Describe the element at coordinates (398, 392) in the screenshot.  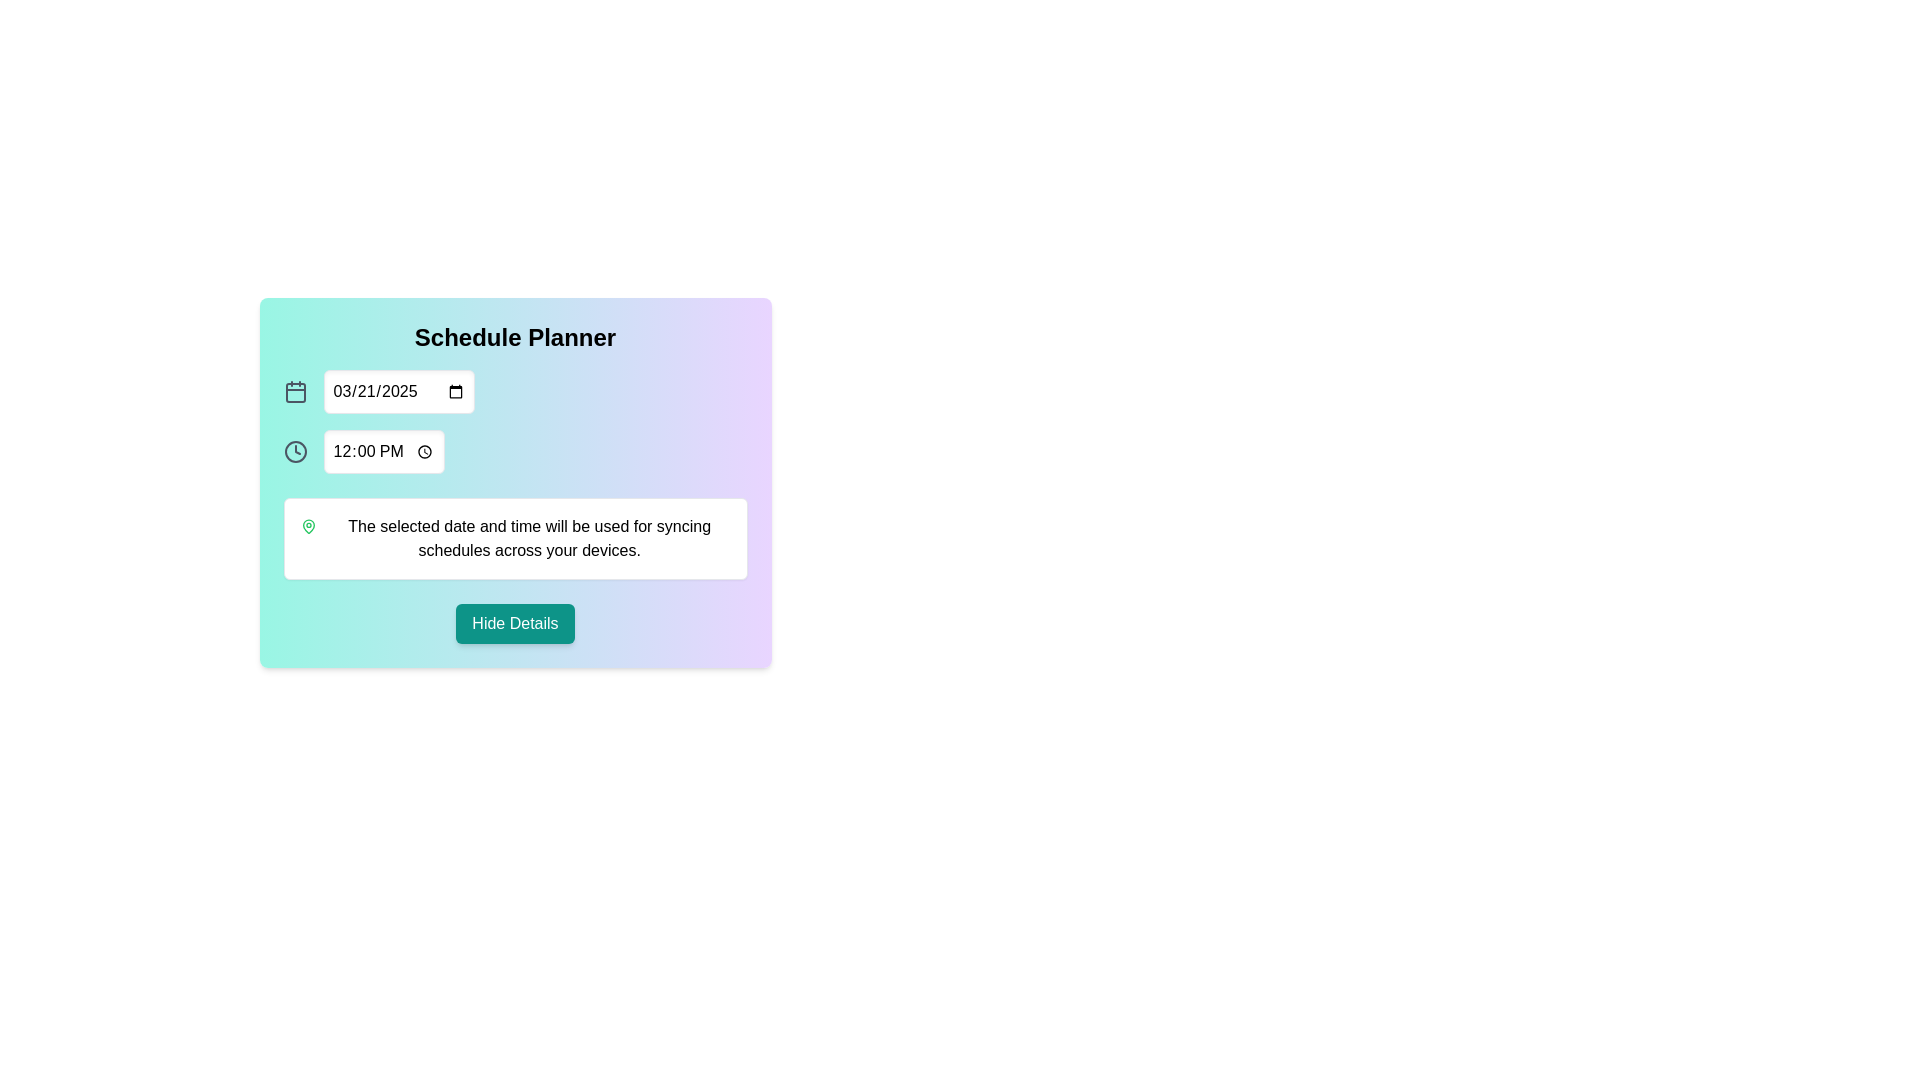
I see `the Date input field, which is a rectangular input field styled with a border and shadow effect, displaying the date value (03/21/2025)` at that location.